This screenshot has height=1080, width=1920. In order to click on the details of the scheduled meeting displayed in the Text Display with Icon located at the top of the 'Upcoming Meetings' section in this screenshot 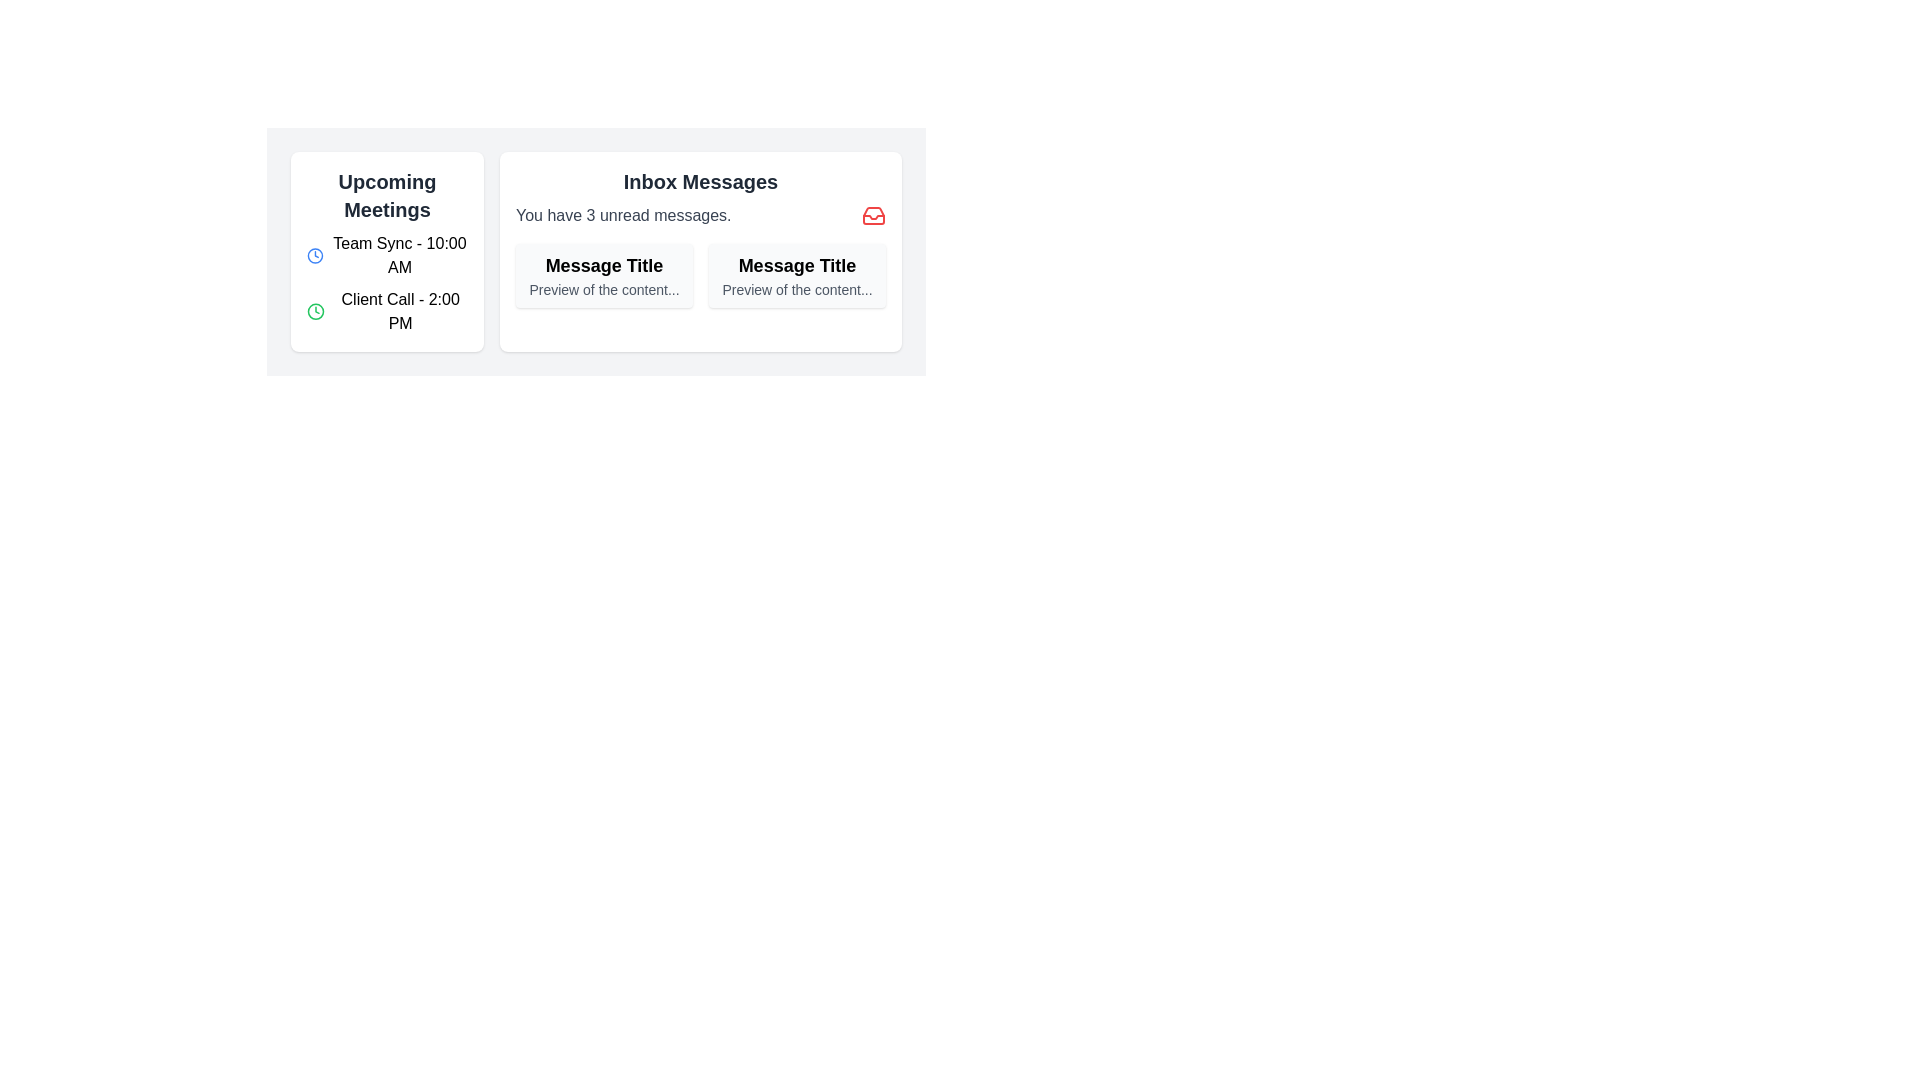, I will do `click(387, 254)`.